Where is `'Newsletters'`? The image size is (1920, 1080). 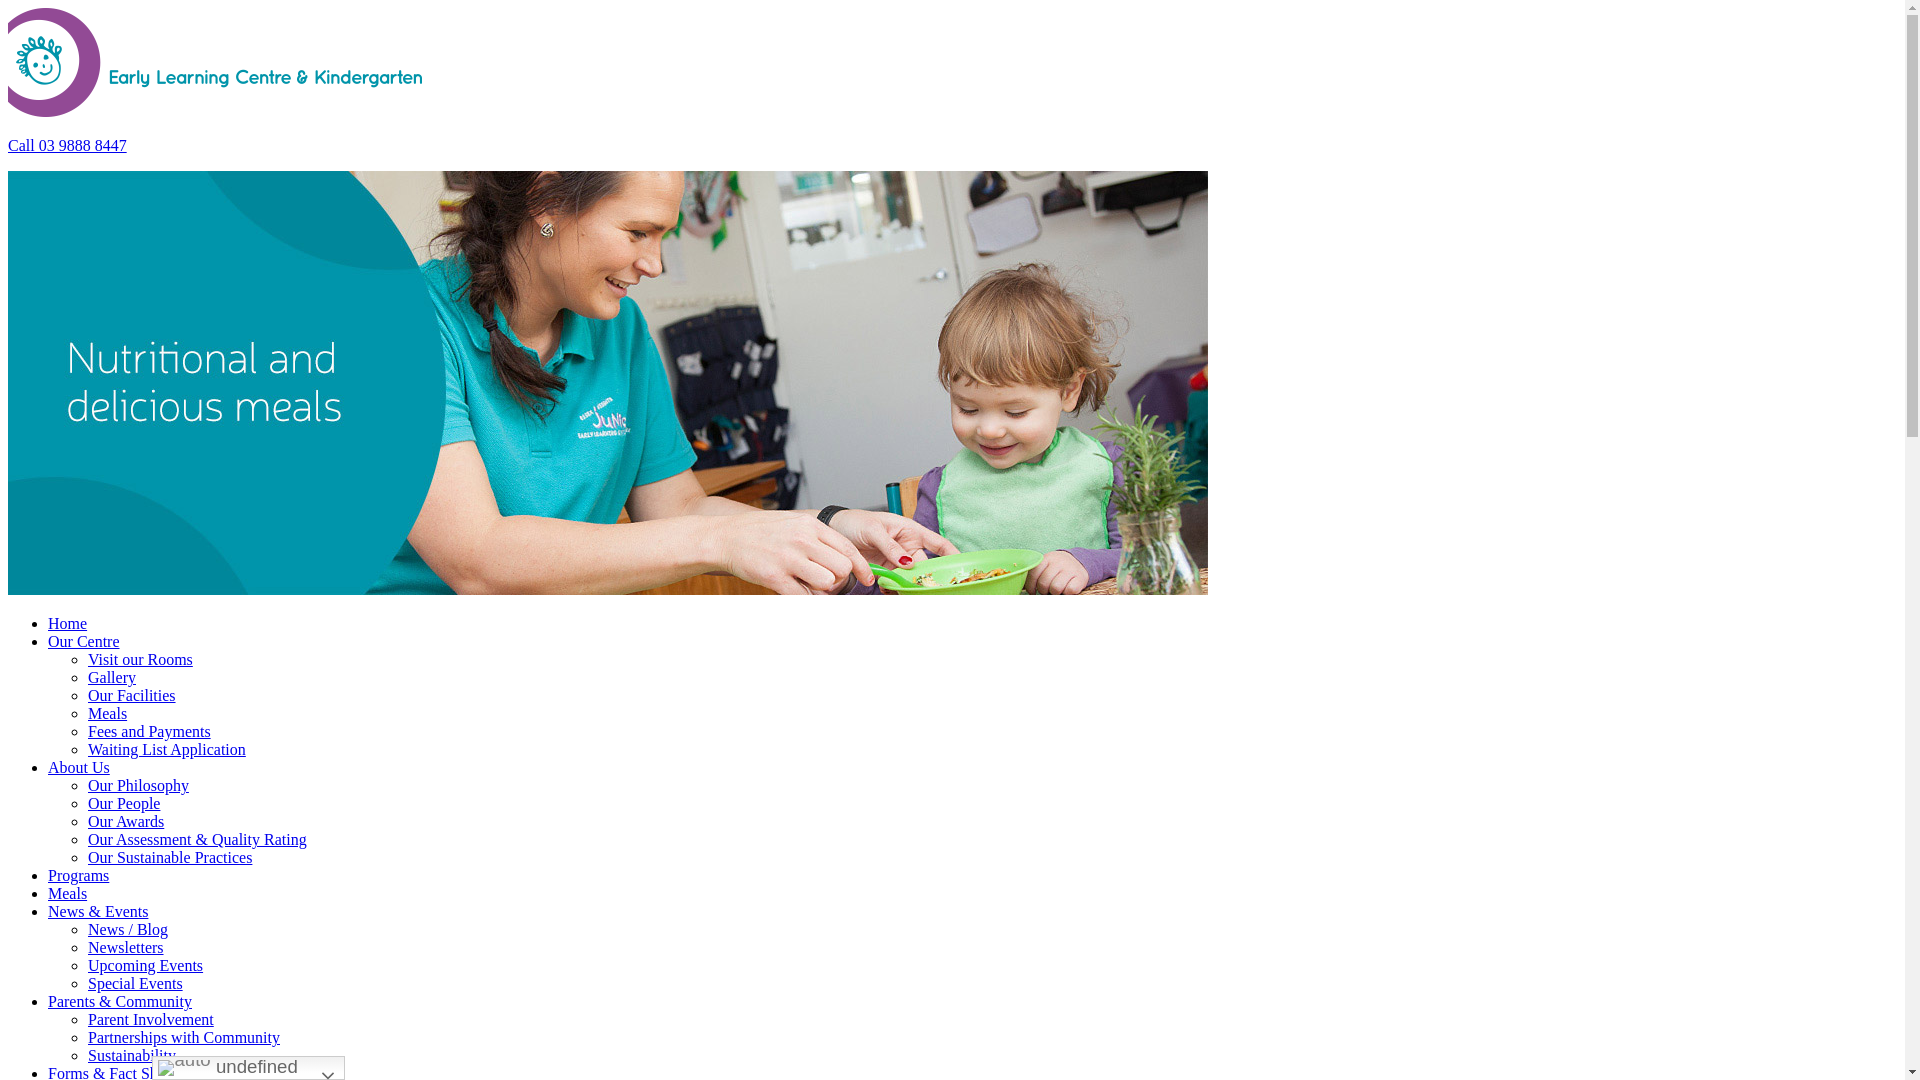 'Newsletters' is located at coordinates (124, 946).